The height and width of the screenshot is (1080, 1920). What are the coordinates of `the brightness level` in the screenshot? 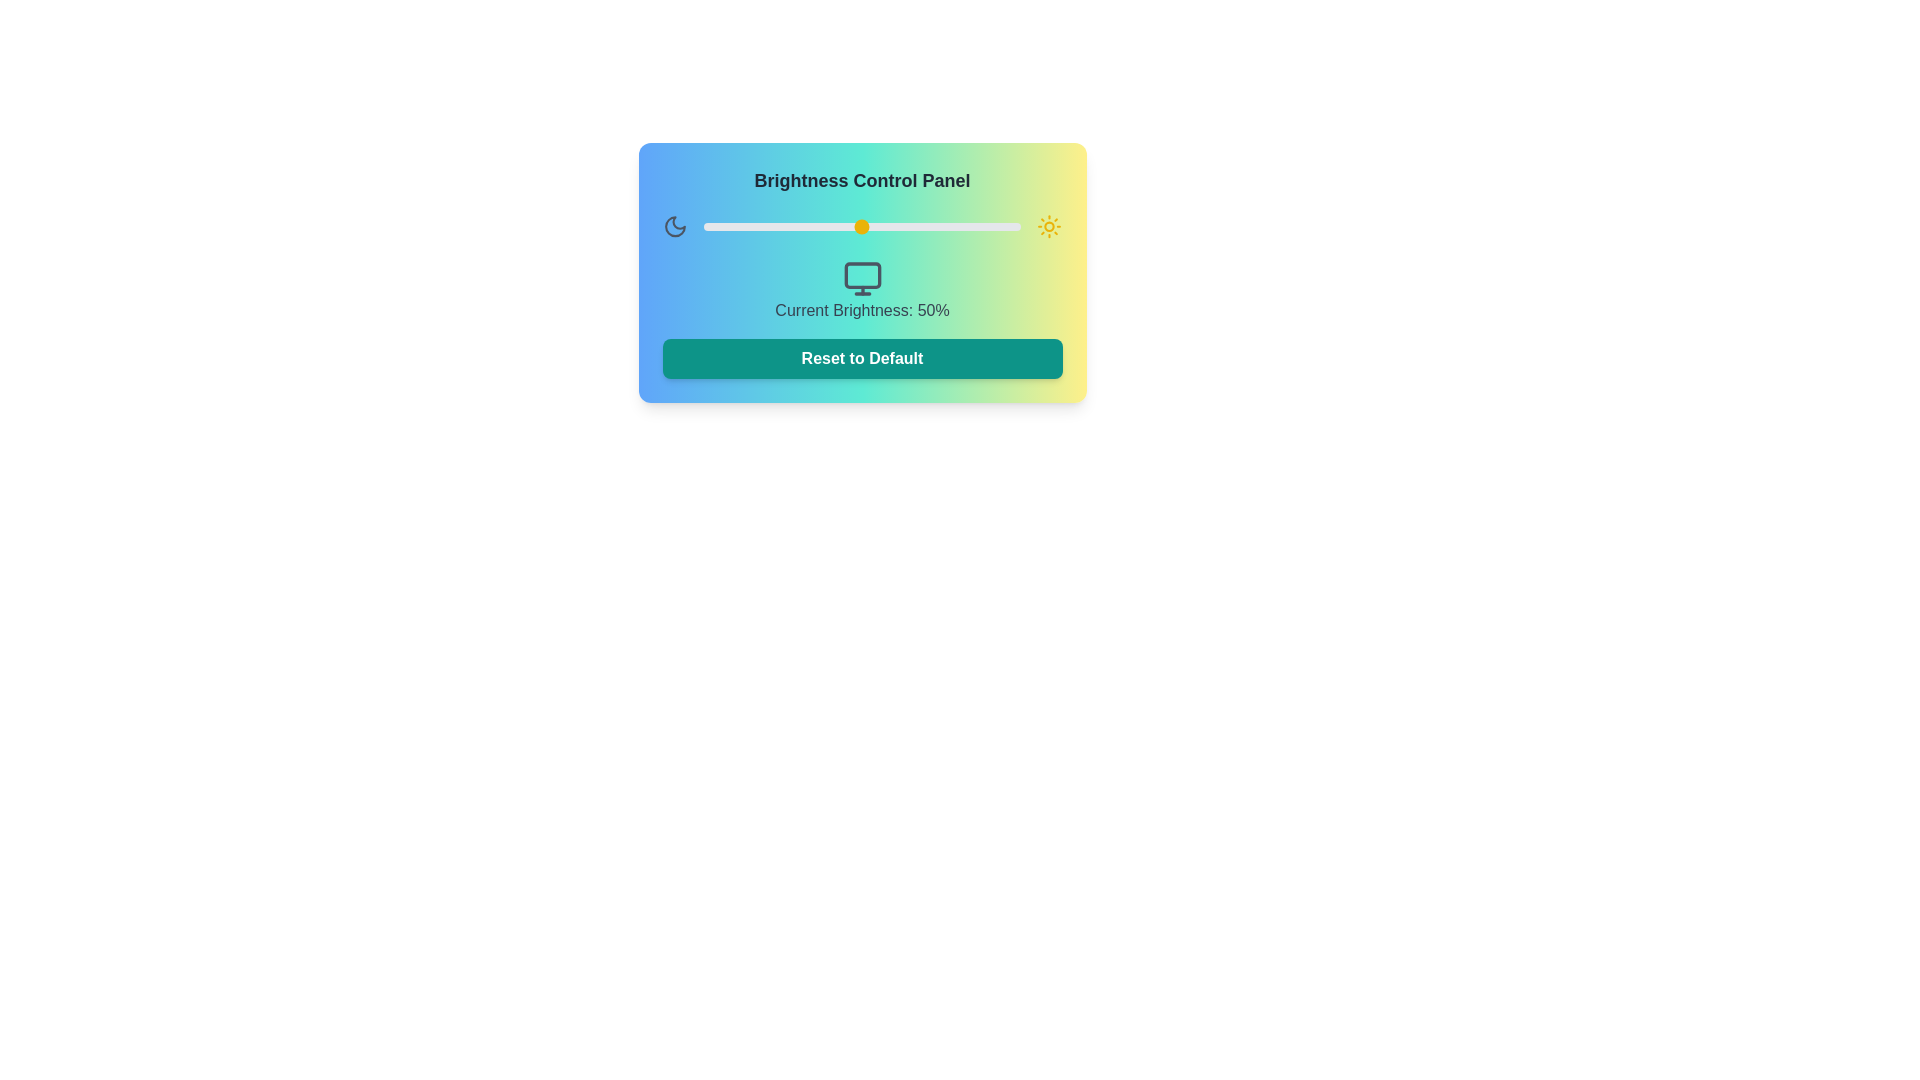 It's located at (992, 226).